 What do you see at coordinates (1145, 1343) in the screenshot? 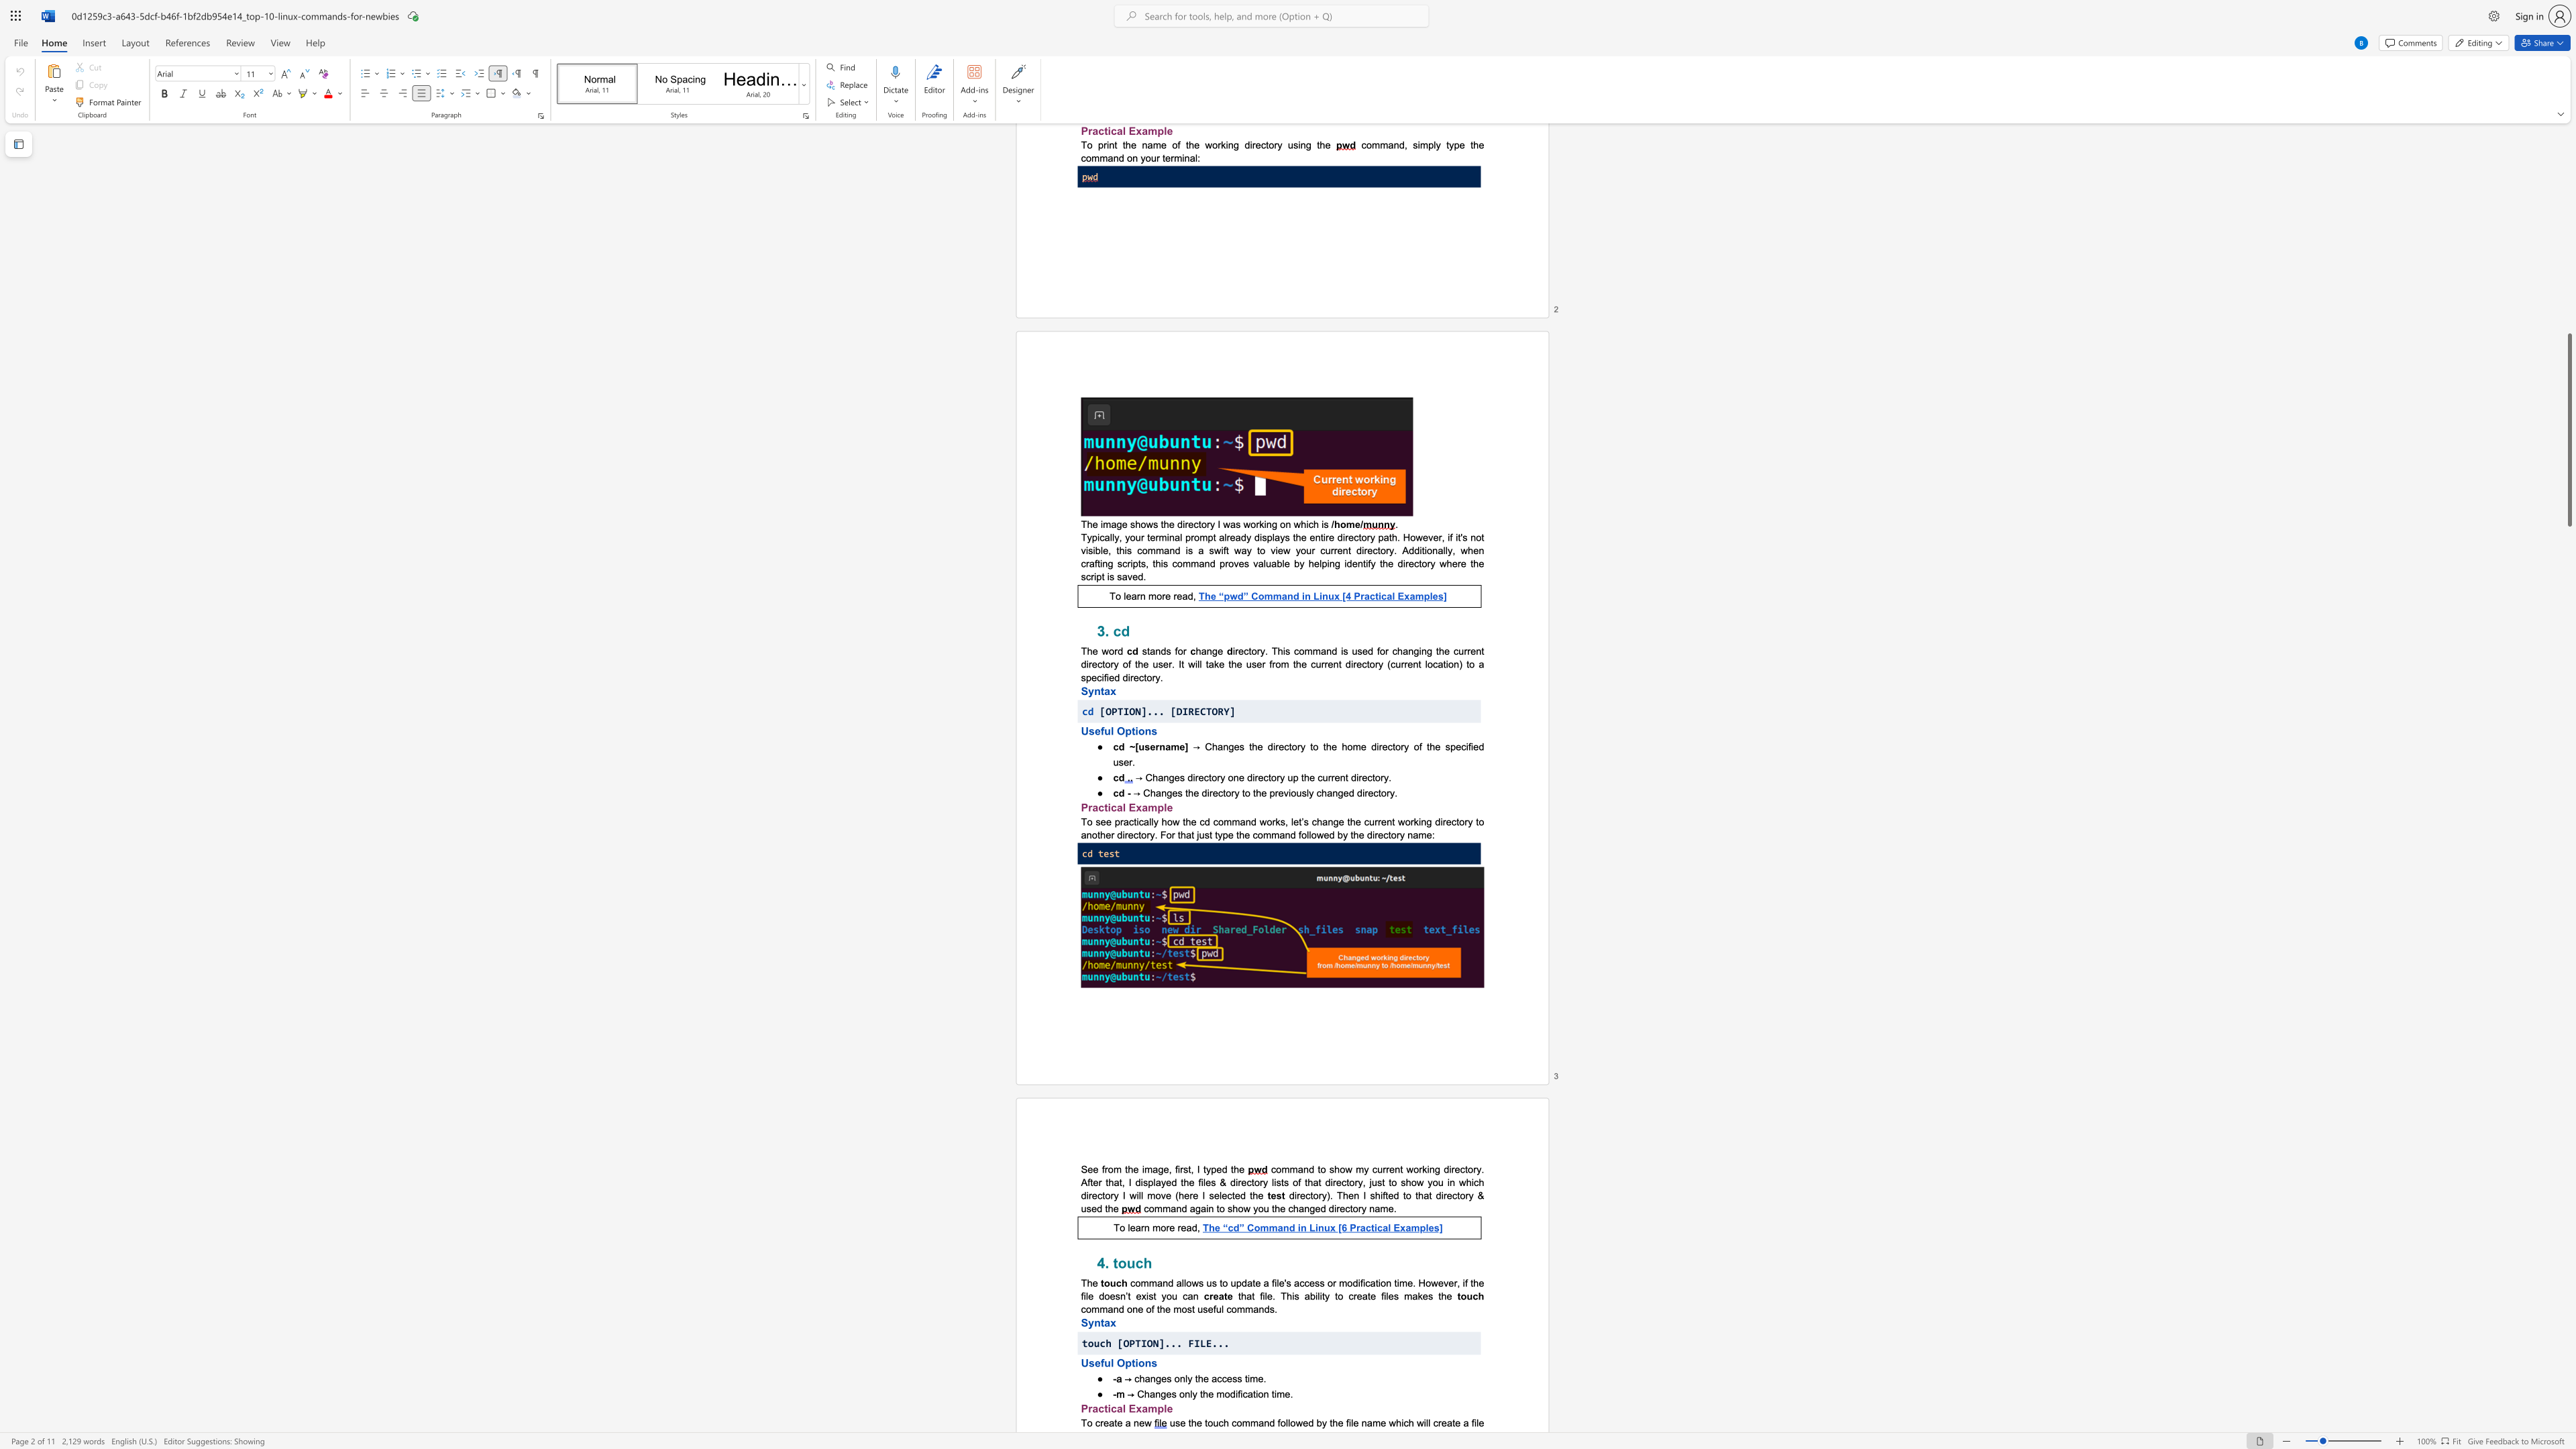
I see `the subset text "ON]... FIL" within the text "touch [OPTION]... FILE..."` at bounding box center [1145, 1343].